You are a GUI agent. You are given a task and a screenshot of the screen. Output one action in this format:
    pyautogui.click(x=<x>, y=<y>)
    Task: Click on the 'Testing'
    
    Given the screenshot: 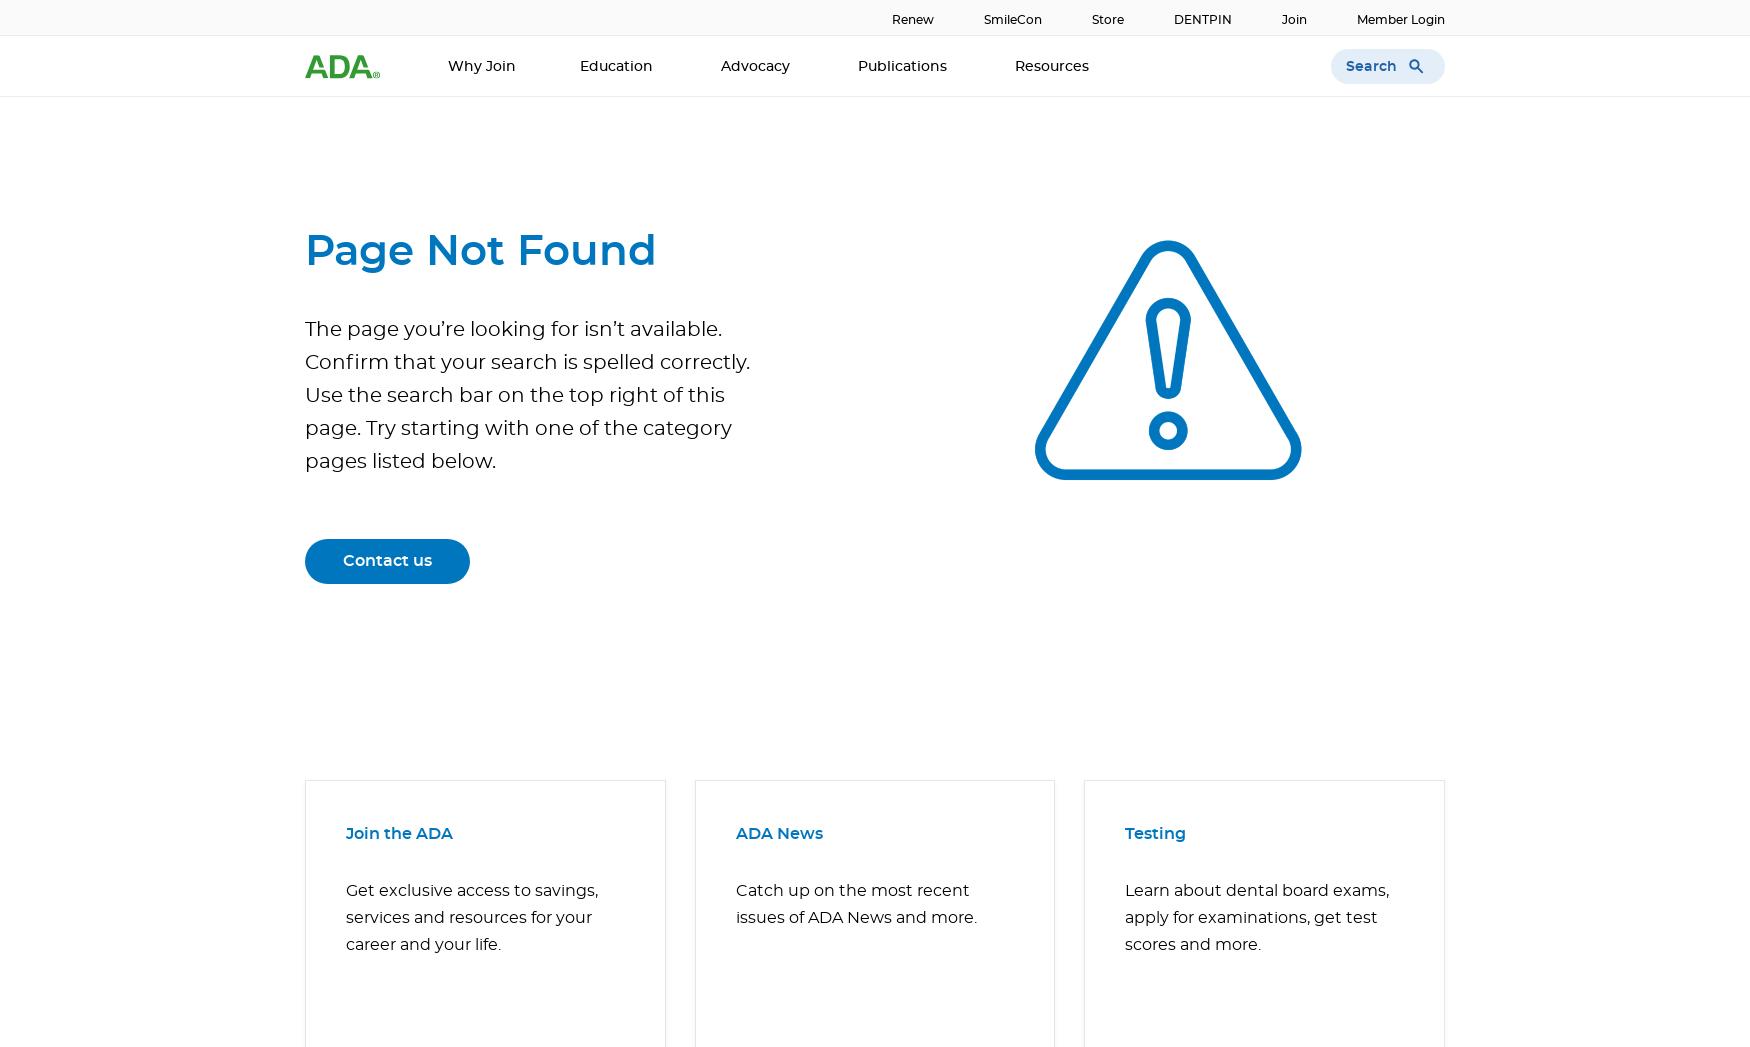 What is the action you would take?
    pyautogui.click(x=1154, y=832)
    